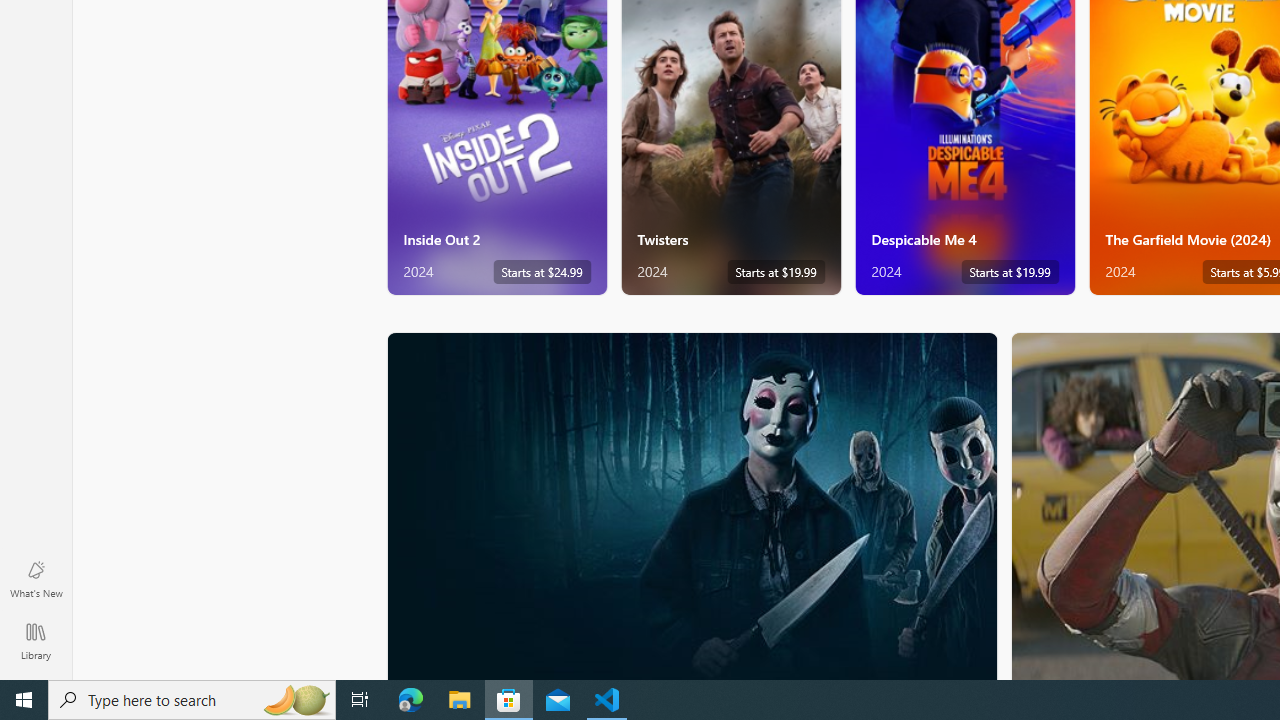 This screenshot has width=1280, height=720. I want to click on 'What', so click(35, 578).